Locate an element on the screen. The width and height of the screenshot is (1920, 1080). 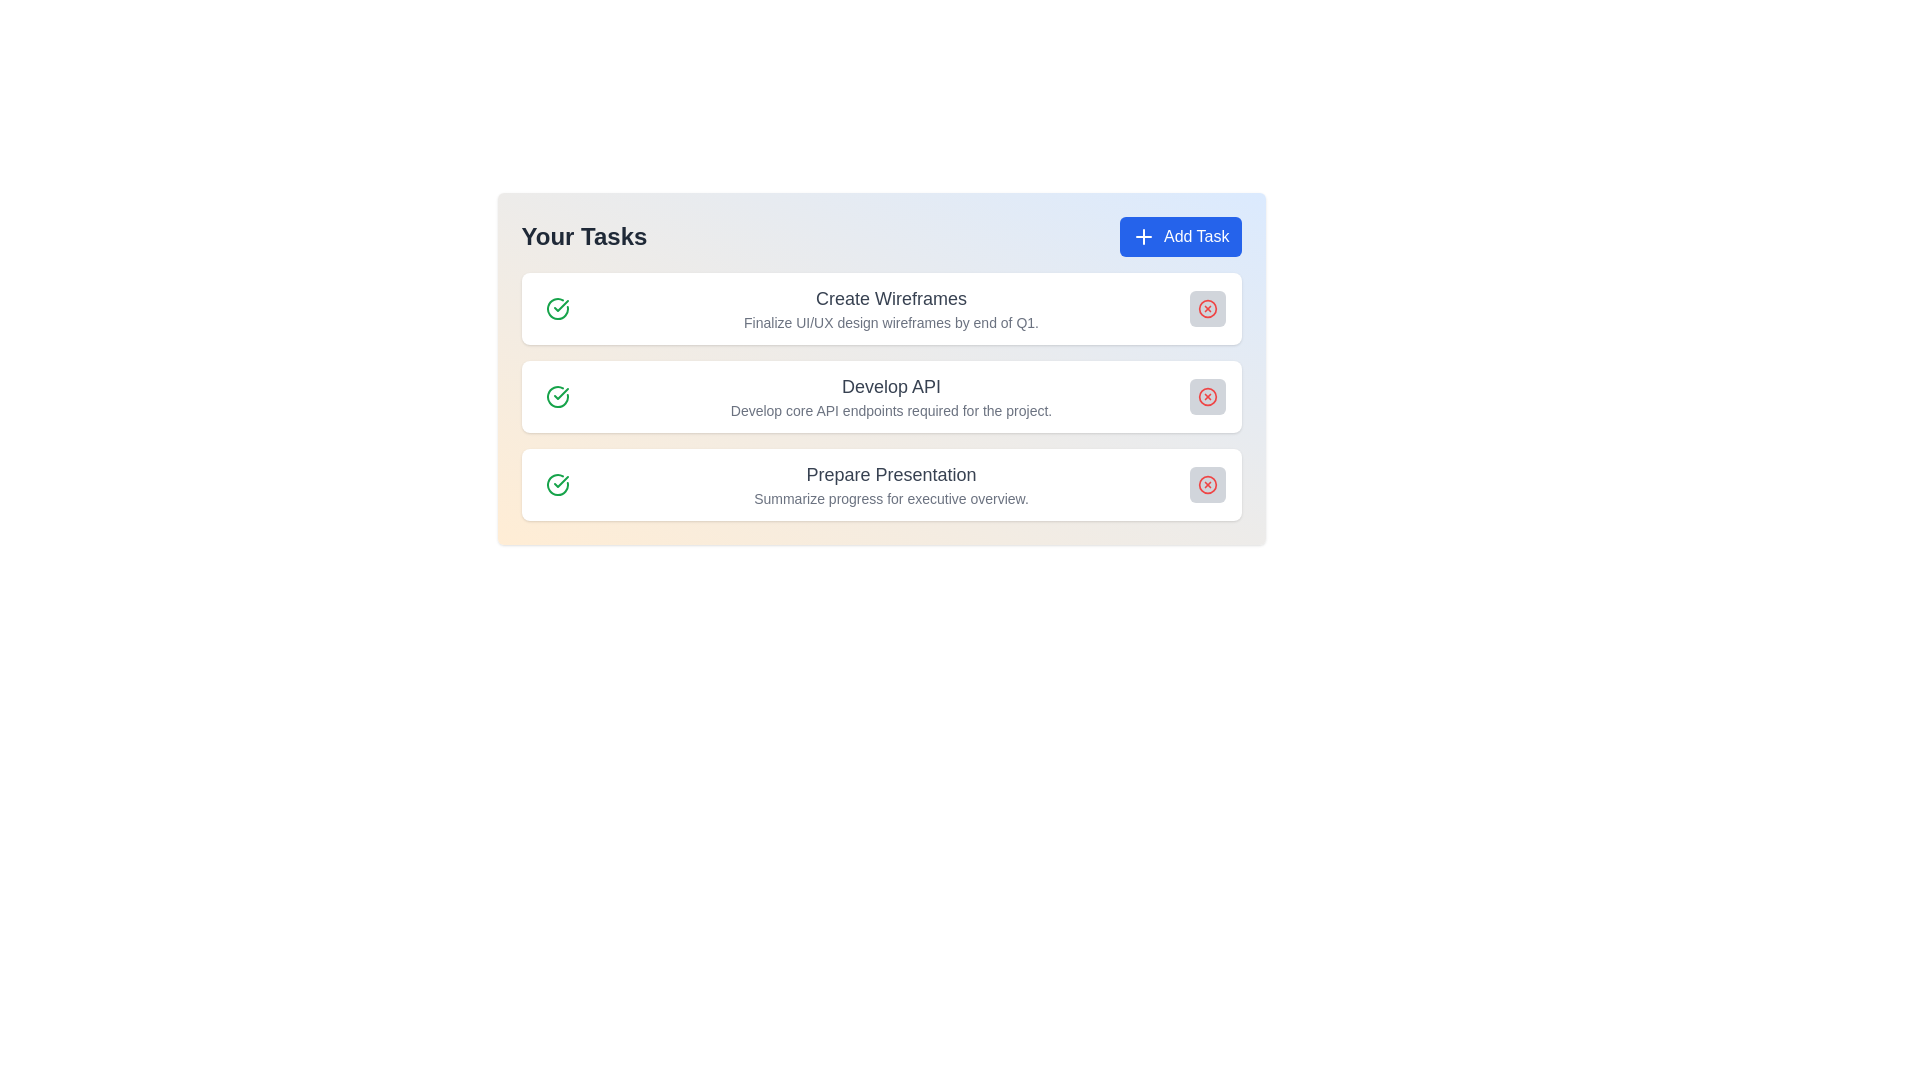
the Status icon located to the left of the 'Develop API' task description, which indicates an incomplete or failed status with green and red colors is located at coordinates (557, 397).